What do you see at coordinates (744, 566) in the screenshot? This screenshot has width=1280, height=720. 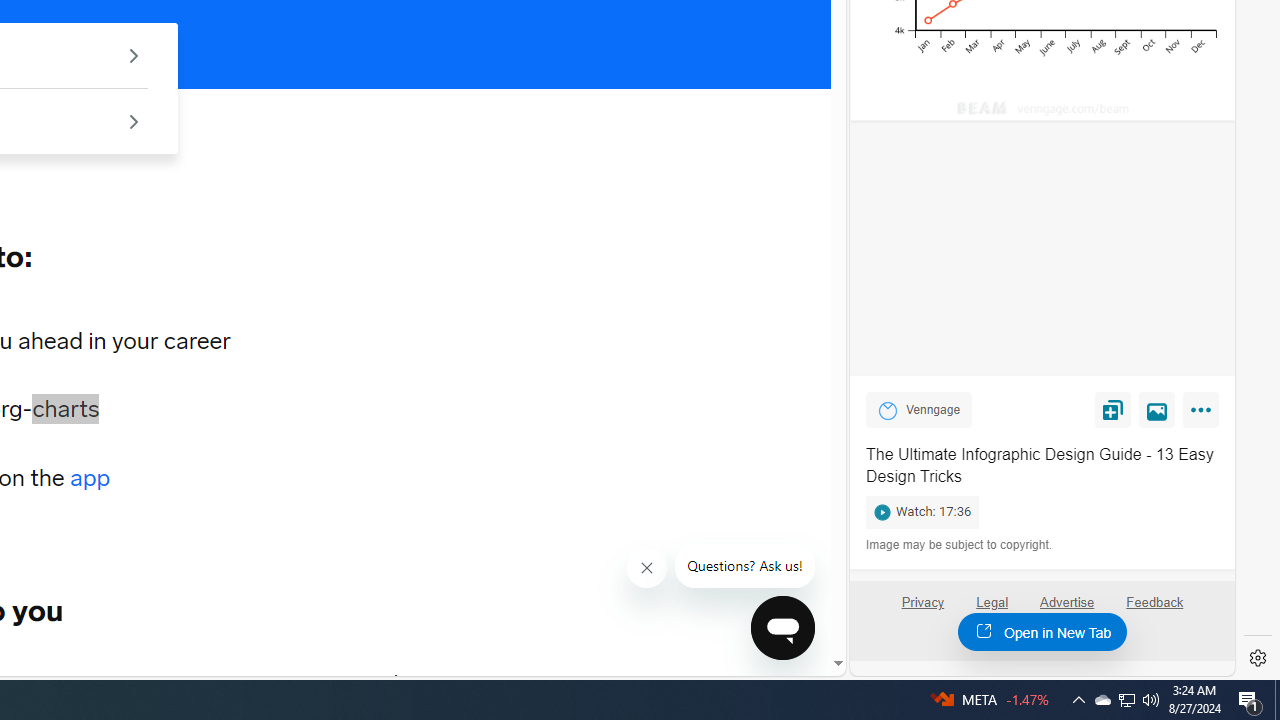 I see `'Questions? Ask us!'` at bounding box center [744, 566].